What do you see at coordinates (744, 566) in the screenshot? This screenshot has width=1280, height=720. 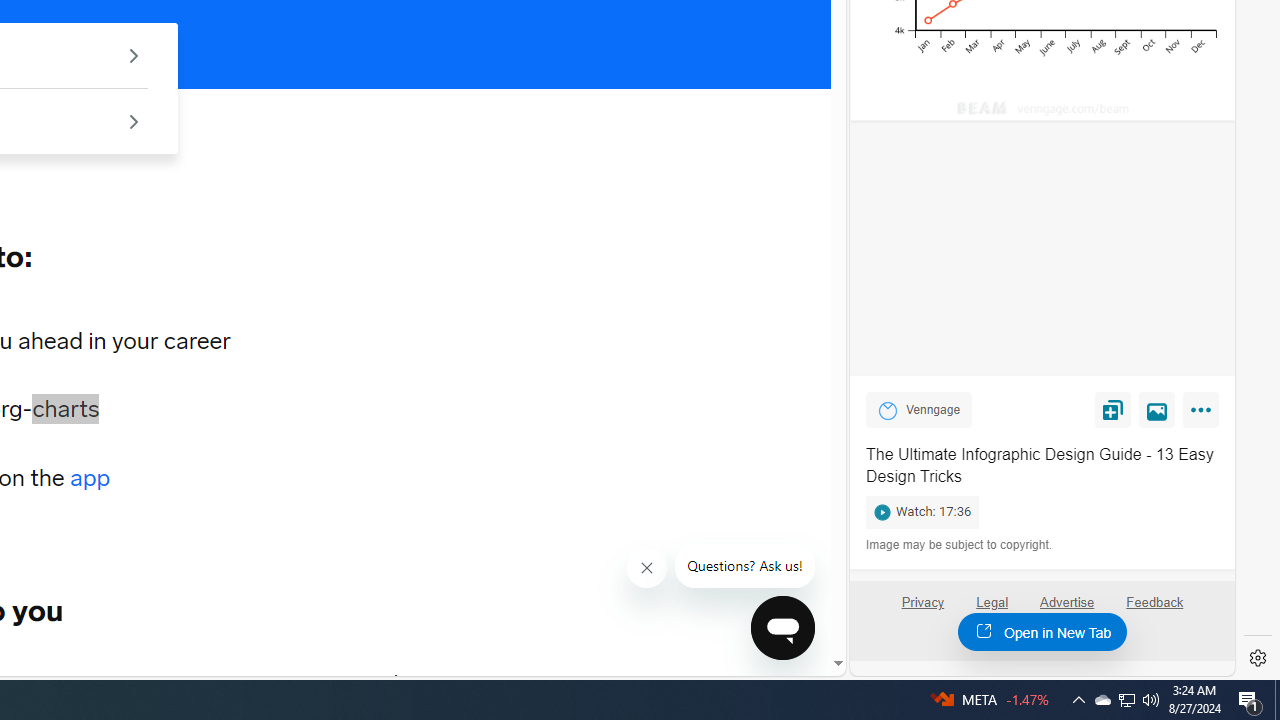 I see `'Questions? Ask us!'` at bounding box center [744, 566].